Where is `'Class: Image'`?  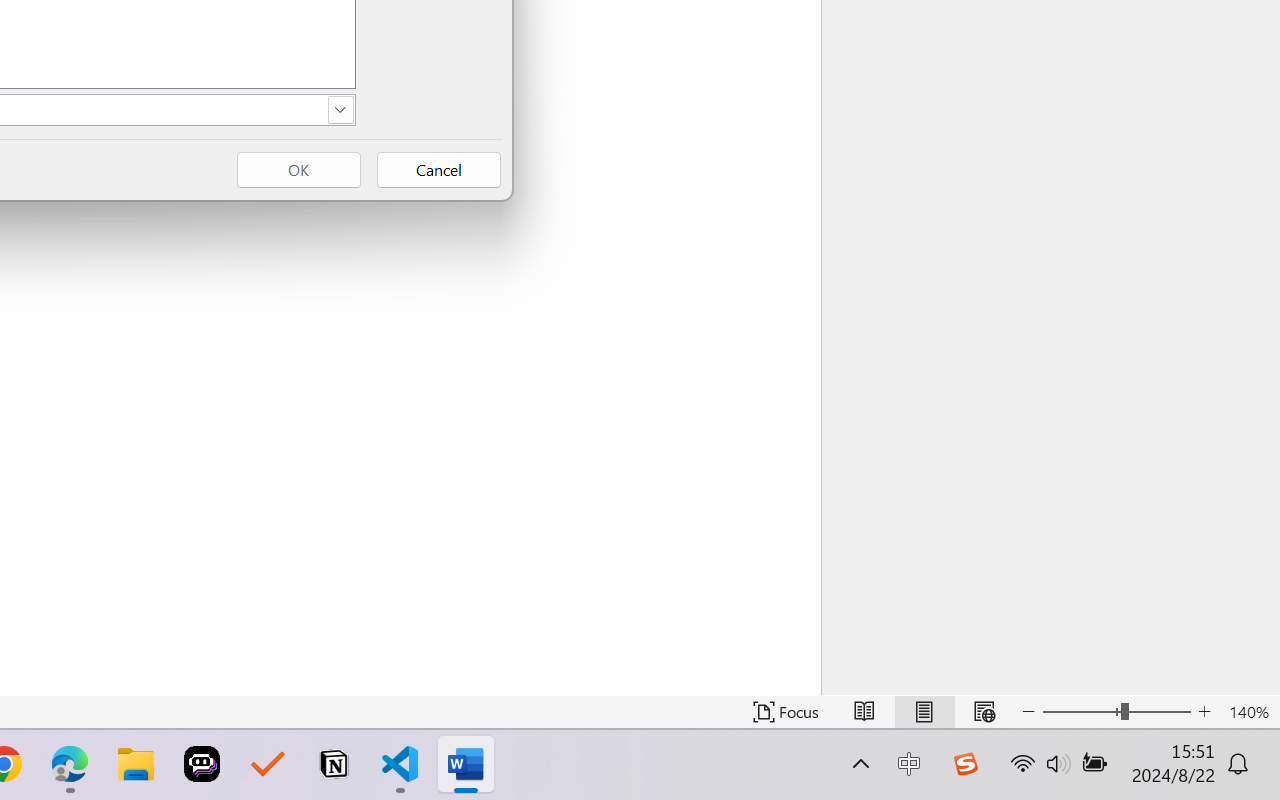
'Class: Image' is located at coordinates (965, 764).